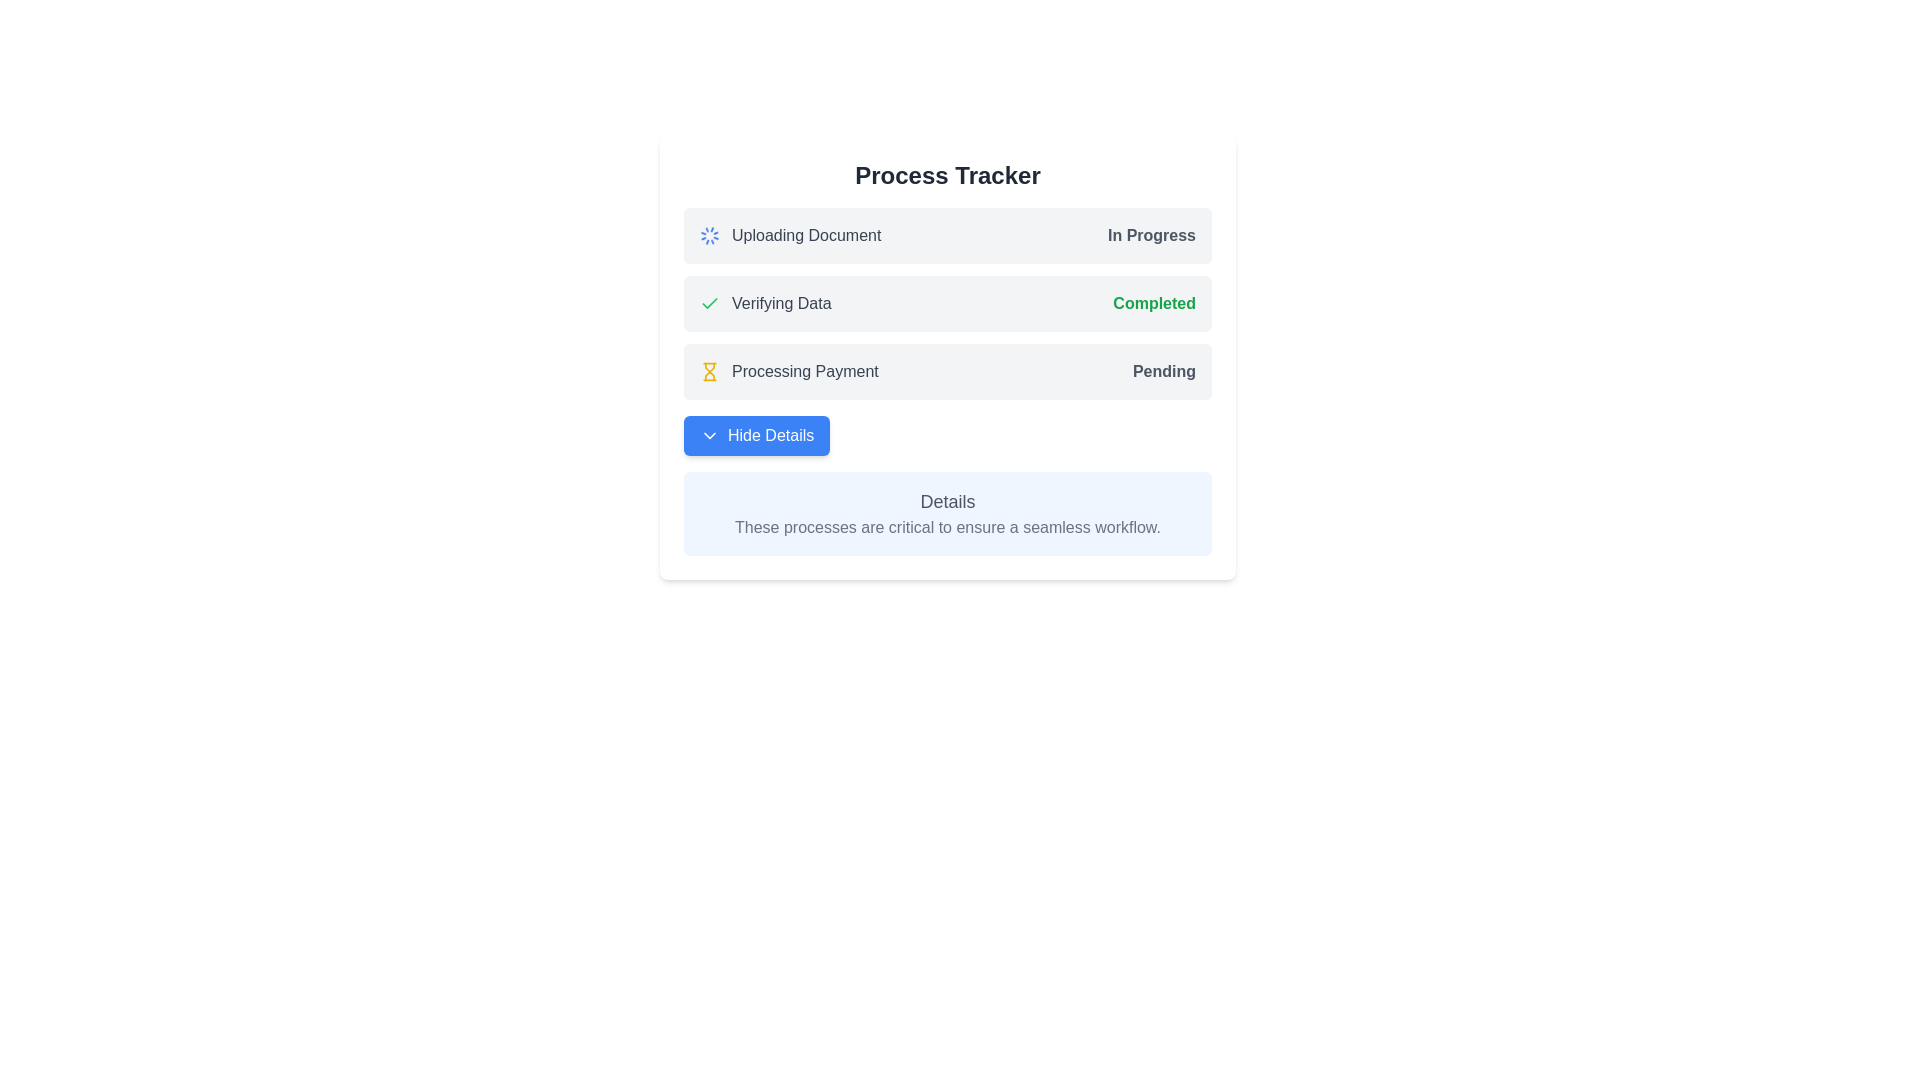 The height and width of the screenshot is (1080, 1920). What do you see at coordinates (947, 527) in the screenshot?
I see `the static text element that reads 'These processes are critical to ensure a seamless workflow.', which is styled in gray and positioned below a 'Details' text element within a light blue box` at bounding box center [947, 527].